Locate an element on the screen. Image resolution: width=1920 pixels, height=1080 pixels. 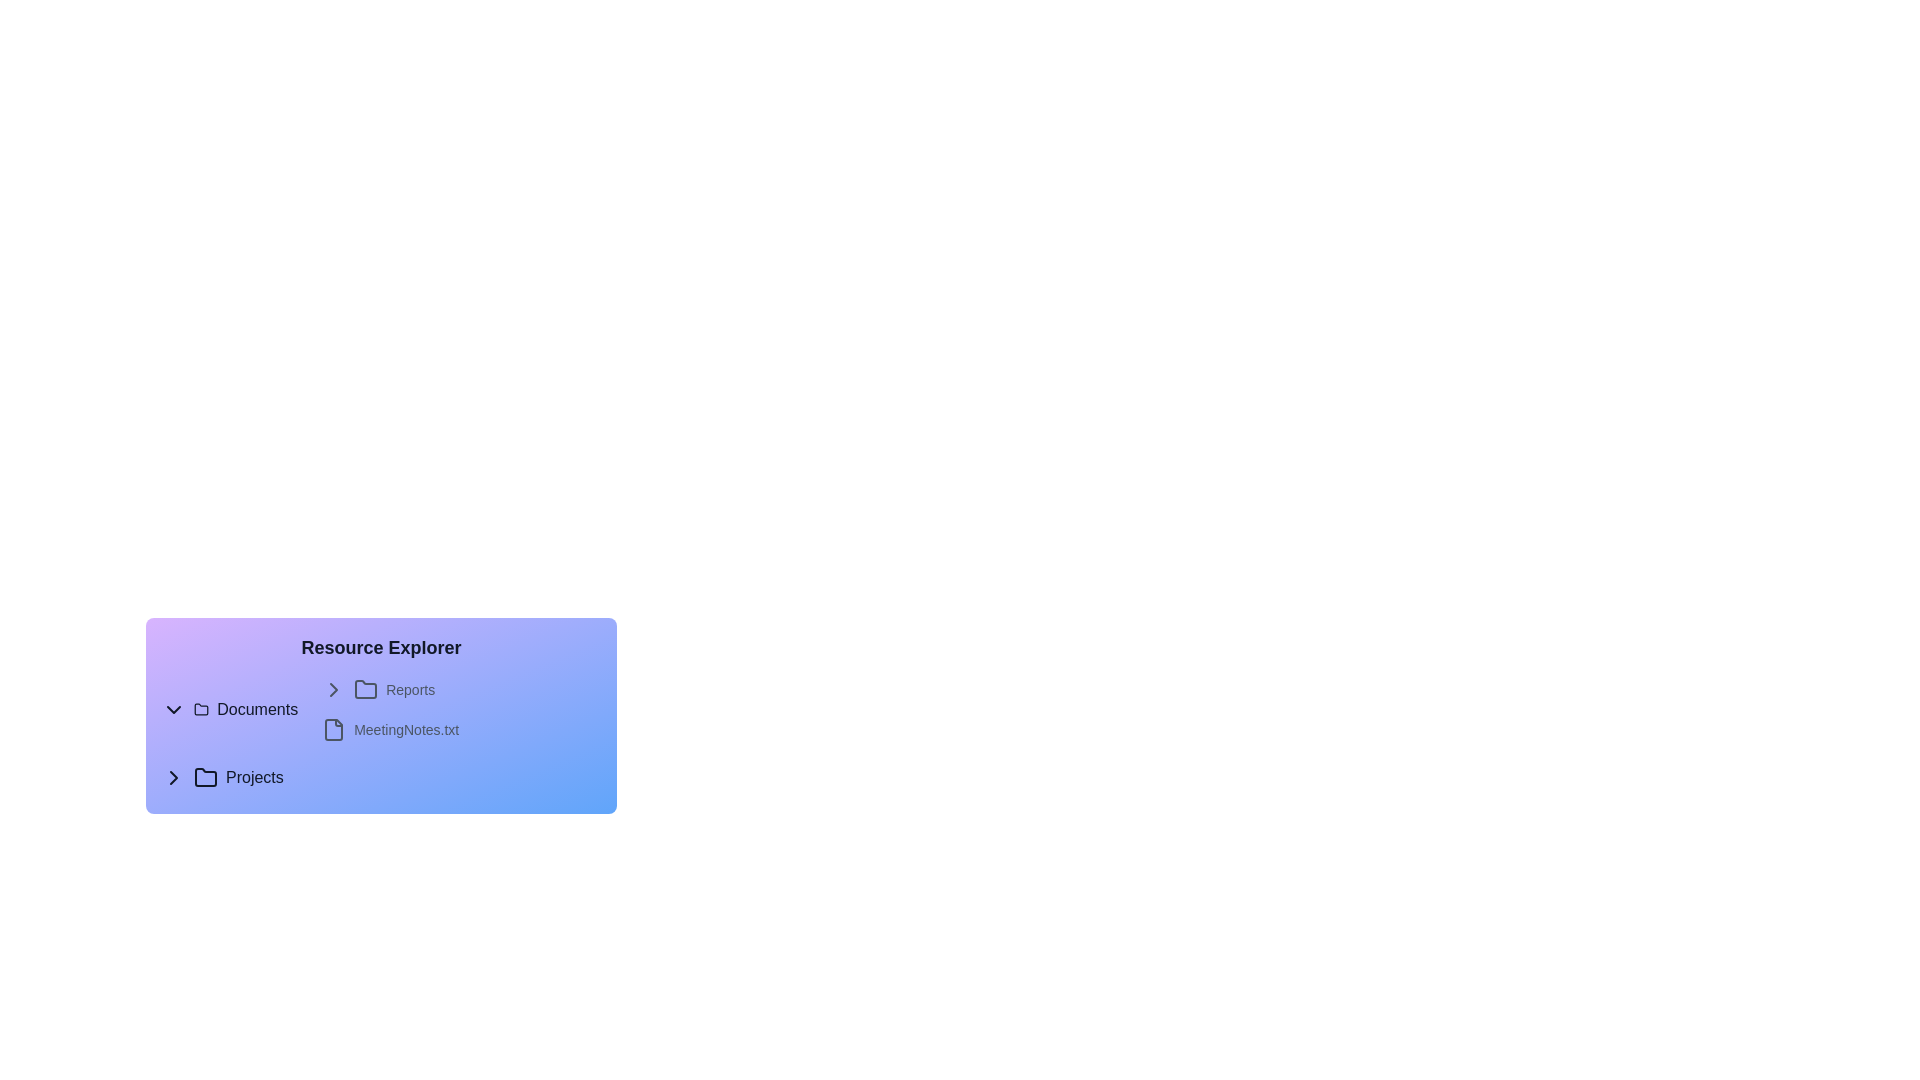
the toggle button located at the beginning of the 'Reports' row in the 'Documents' section is located at coordinates (334, 689).